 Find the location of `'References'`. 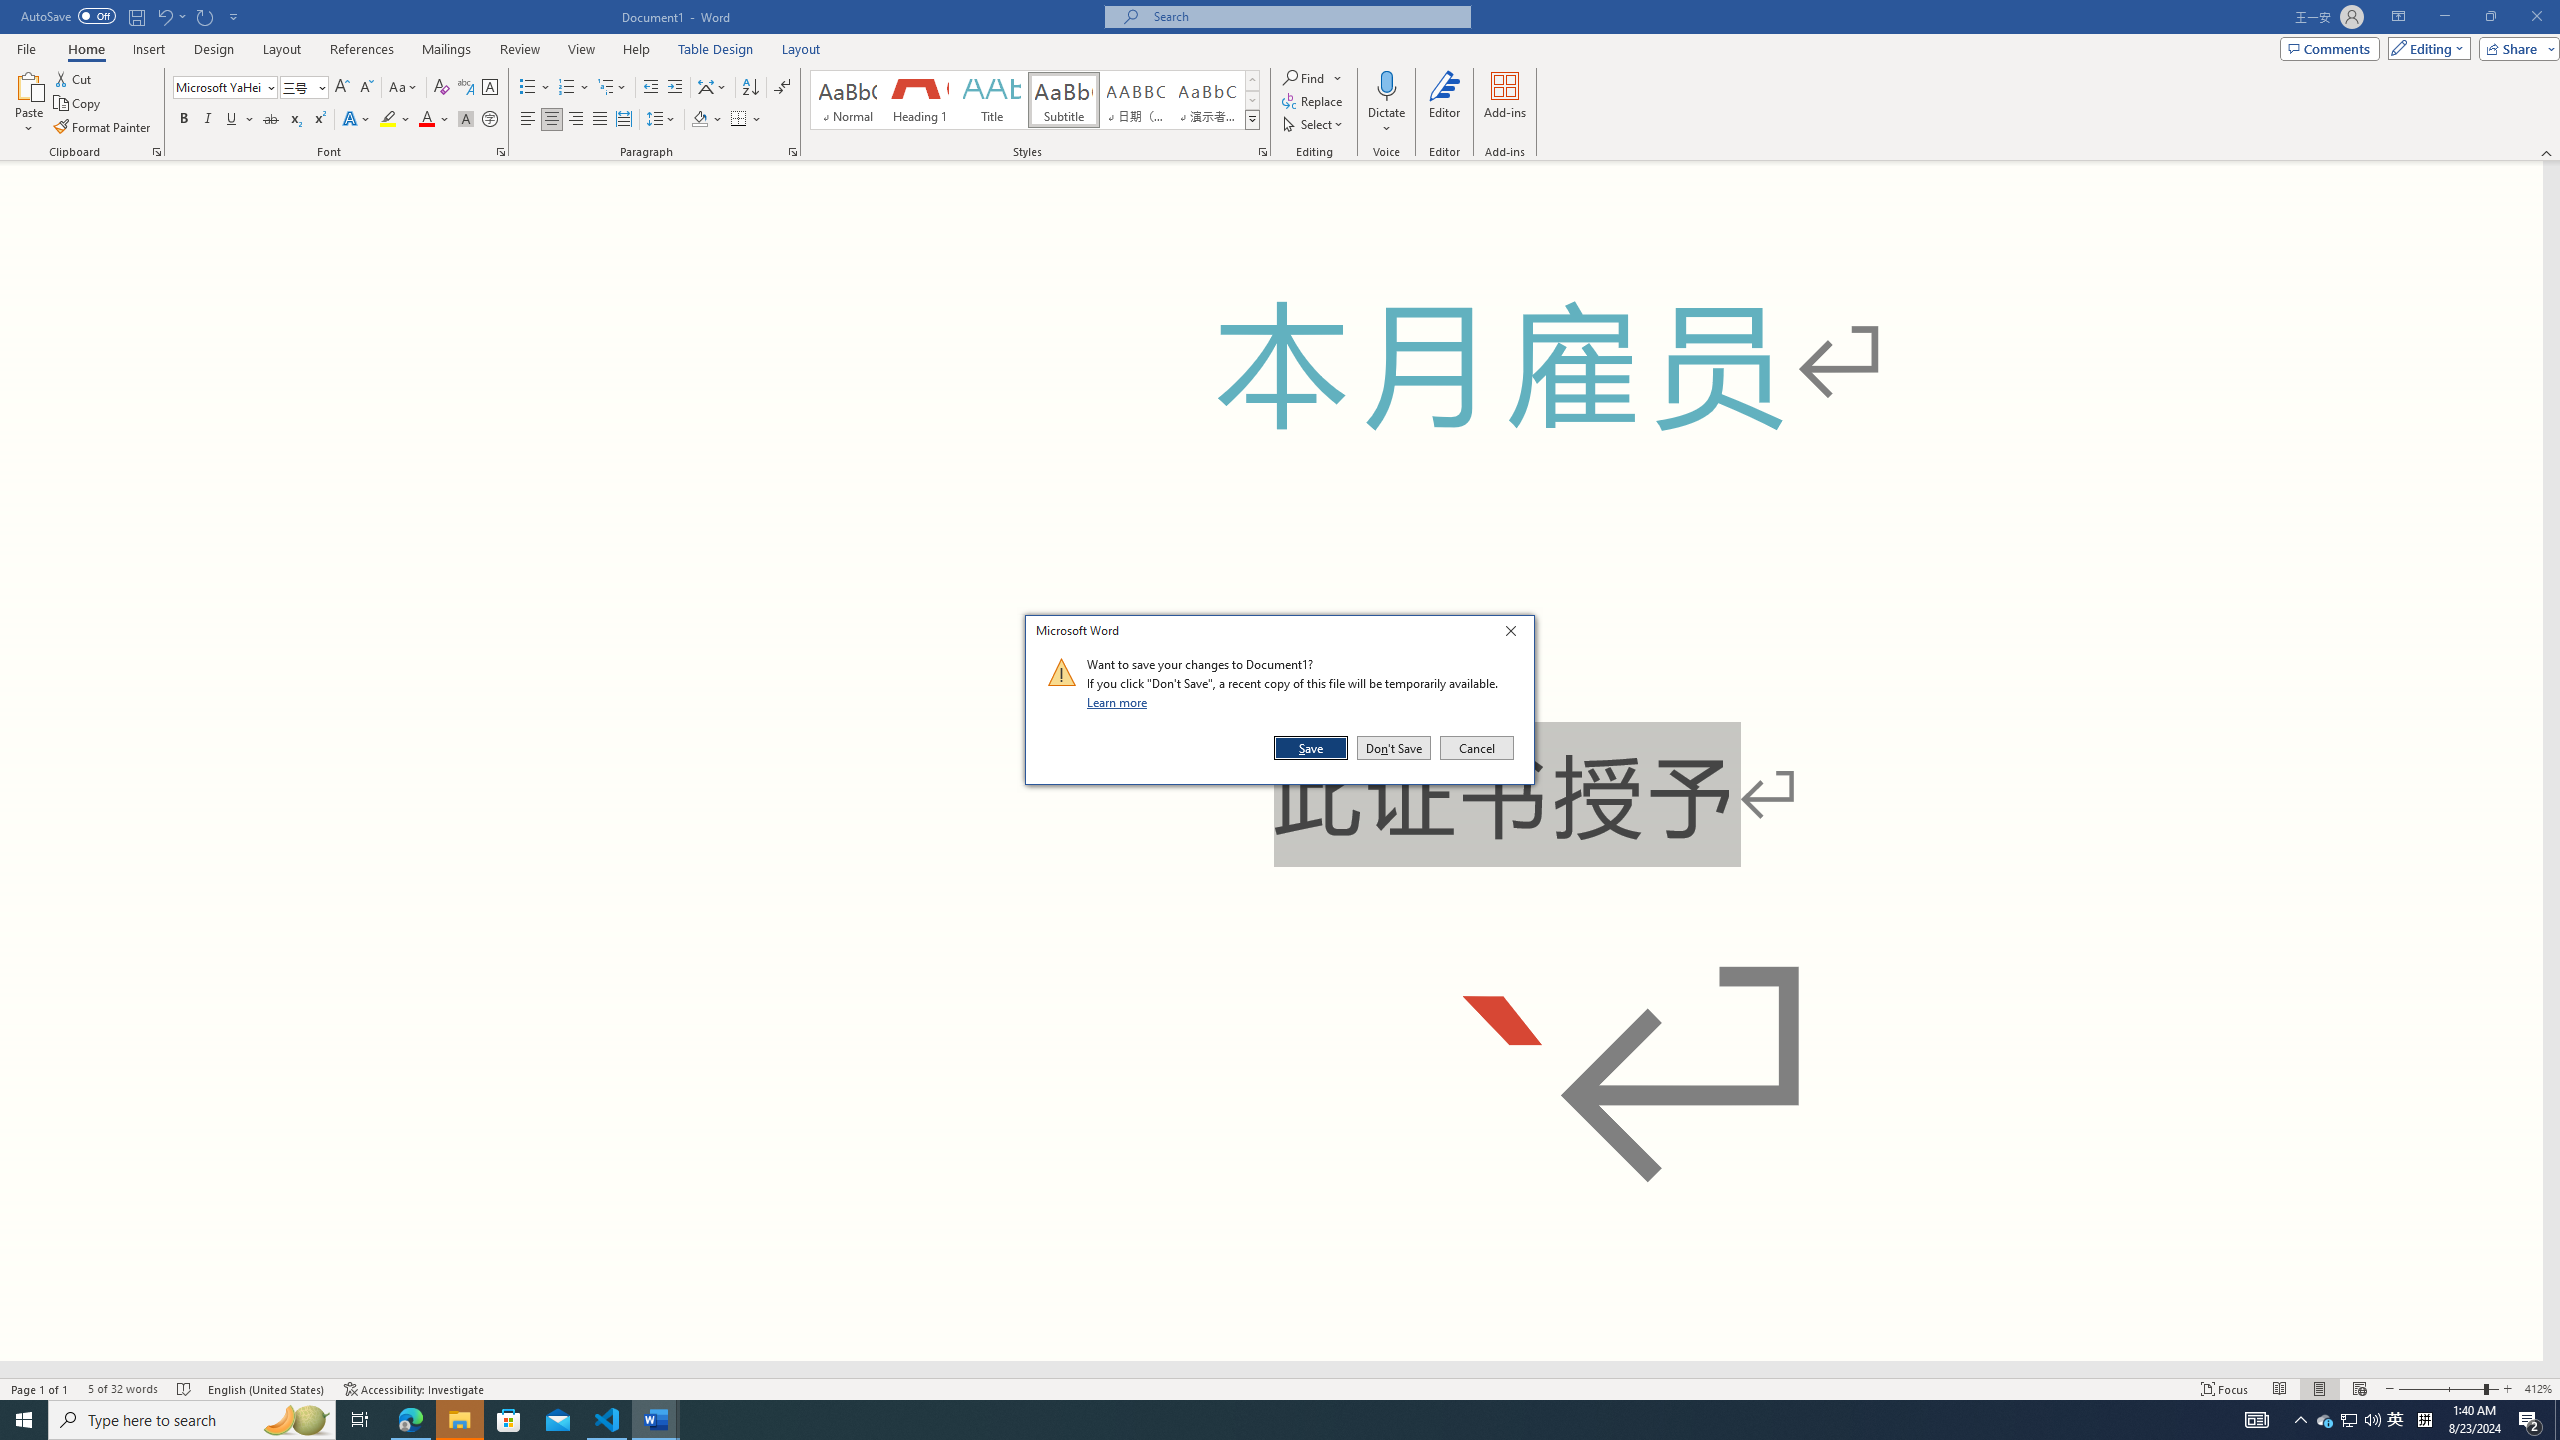

'References' is located at coordinates (362, 49).